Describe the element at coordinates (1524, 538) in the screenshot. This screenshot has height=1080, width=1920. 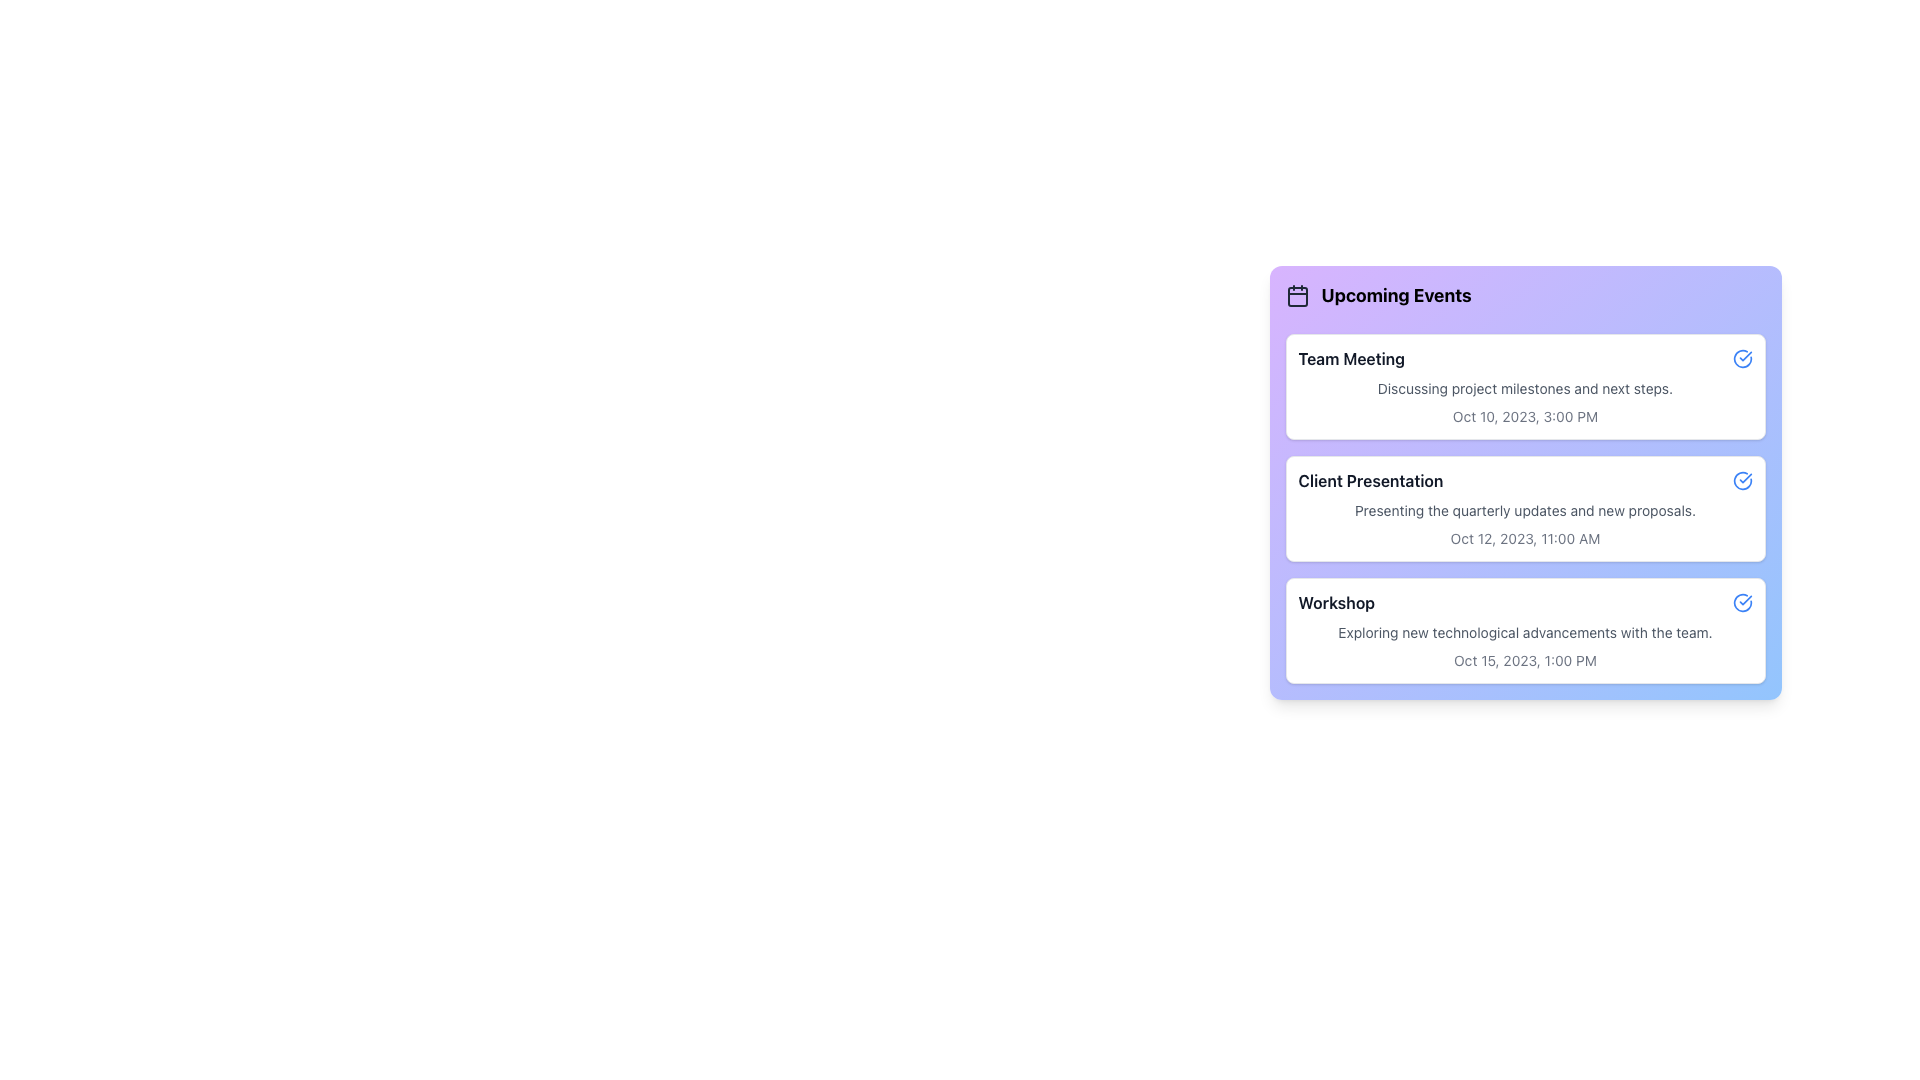
I see `details of the Text Label indicating the scheduled date and time of the event titled 'Client Presentation', which is the third text element from the top within the event card` at that location.